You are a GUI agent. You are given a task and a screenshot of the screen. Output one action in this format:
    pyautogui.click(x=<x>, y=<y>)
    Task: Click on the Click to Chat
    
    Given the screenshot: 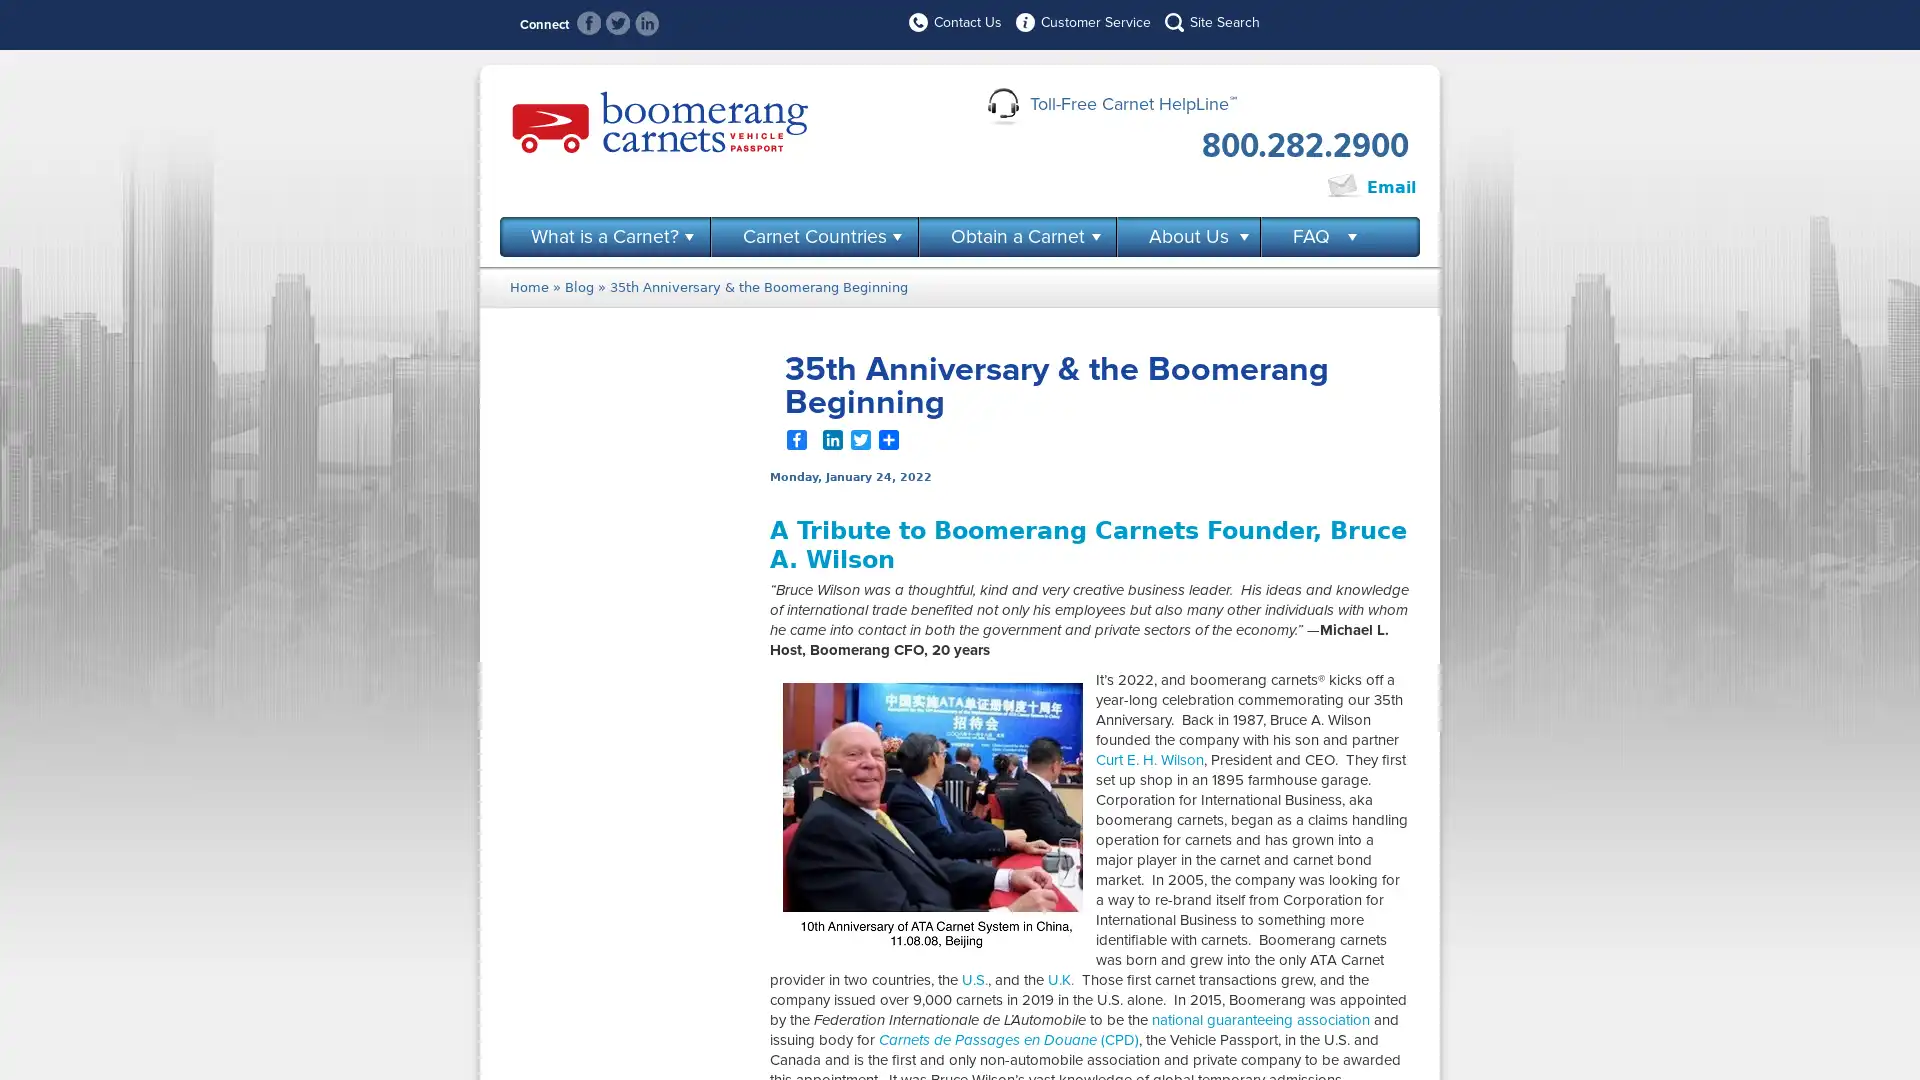 What is the action you would take?
    pyautogui.click(x=1256, y=188)
    